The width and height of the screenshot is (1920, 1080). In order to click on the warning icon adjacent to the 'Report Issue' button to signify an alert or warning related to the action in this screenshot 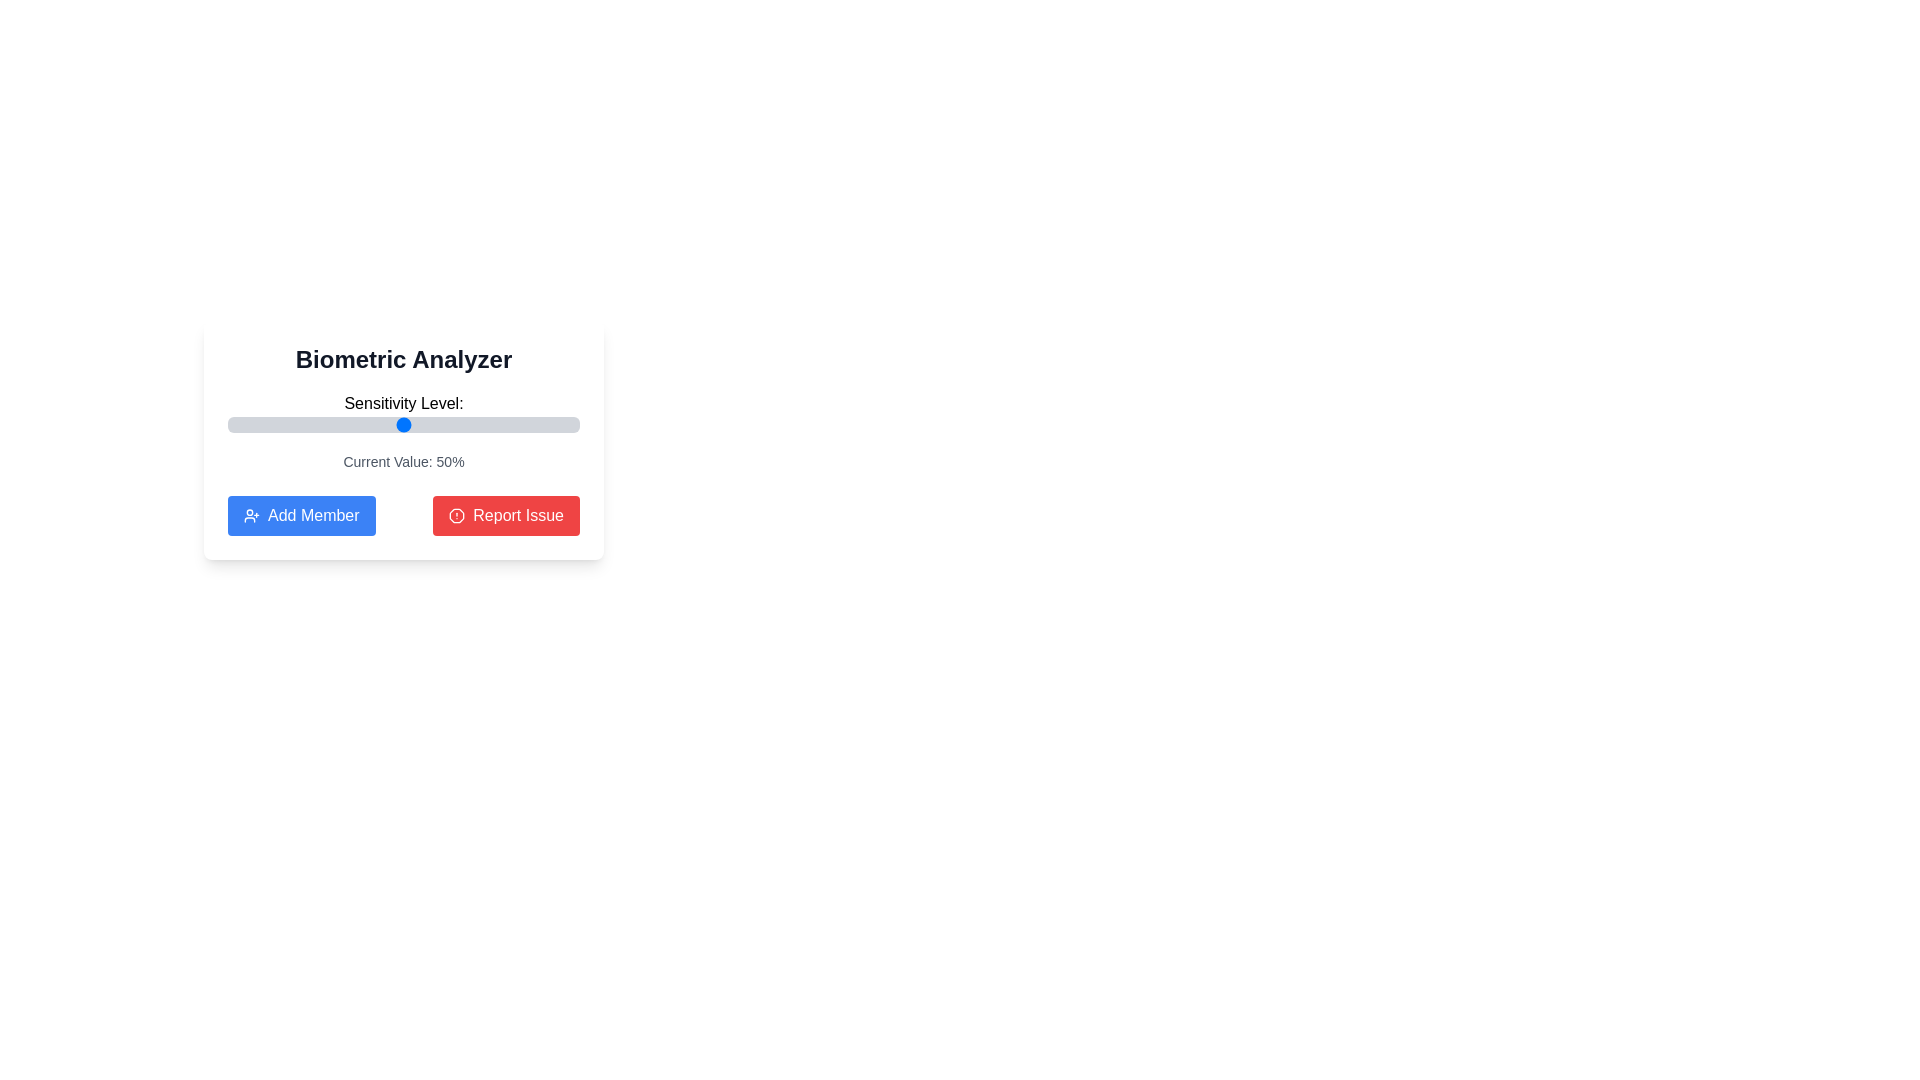, I will do `click(456, 515)`.